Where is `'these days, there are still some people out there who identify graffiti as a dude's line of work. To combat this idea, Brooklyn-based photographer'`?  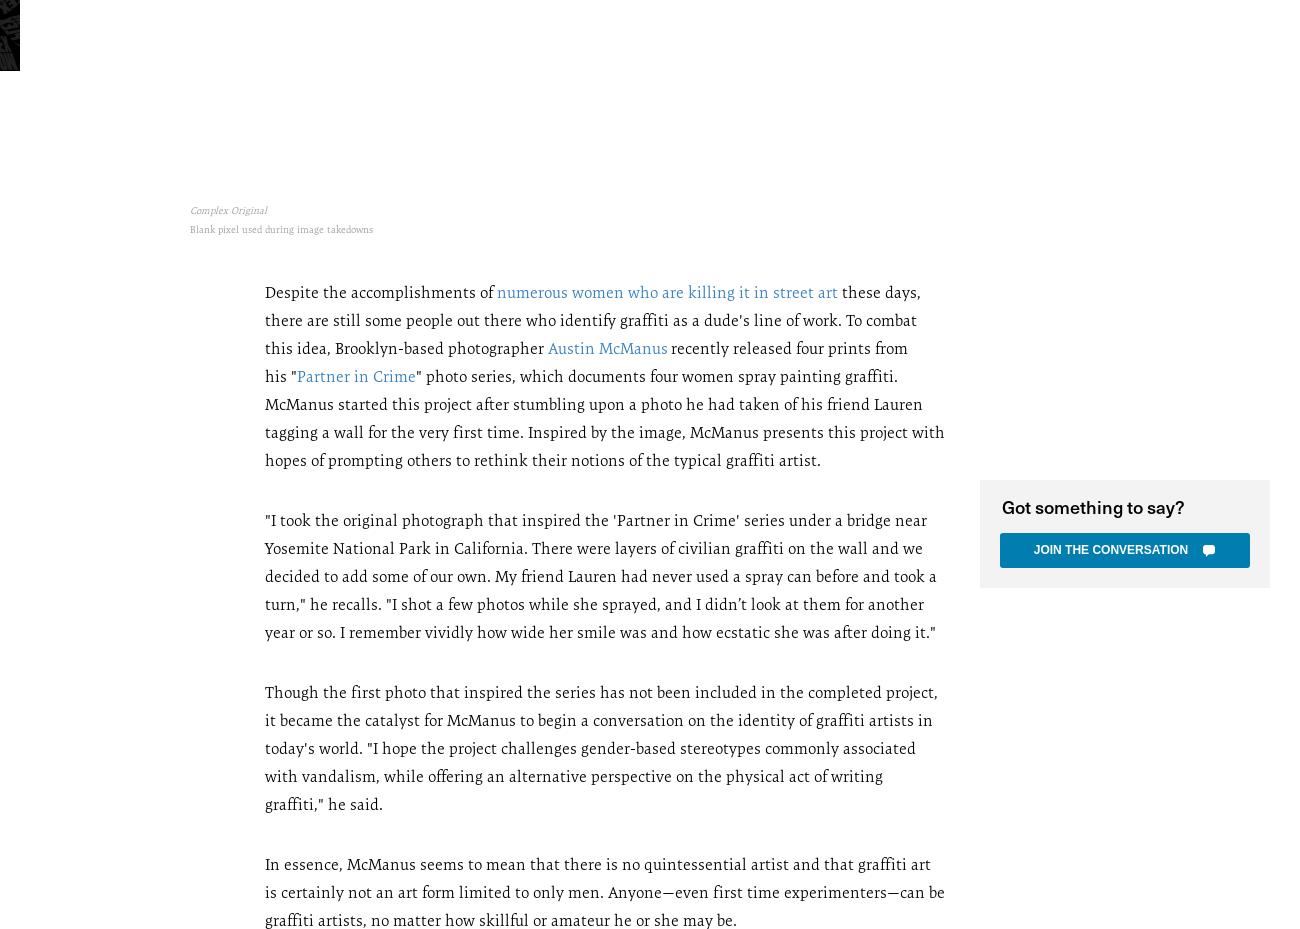 'these days, there are still some people out there who identify graffiti as a dude's line of work. To combat this idea, Brooklyn-based photographer' is located at coordinates (592, 319).